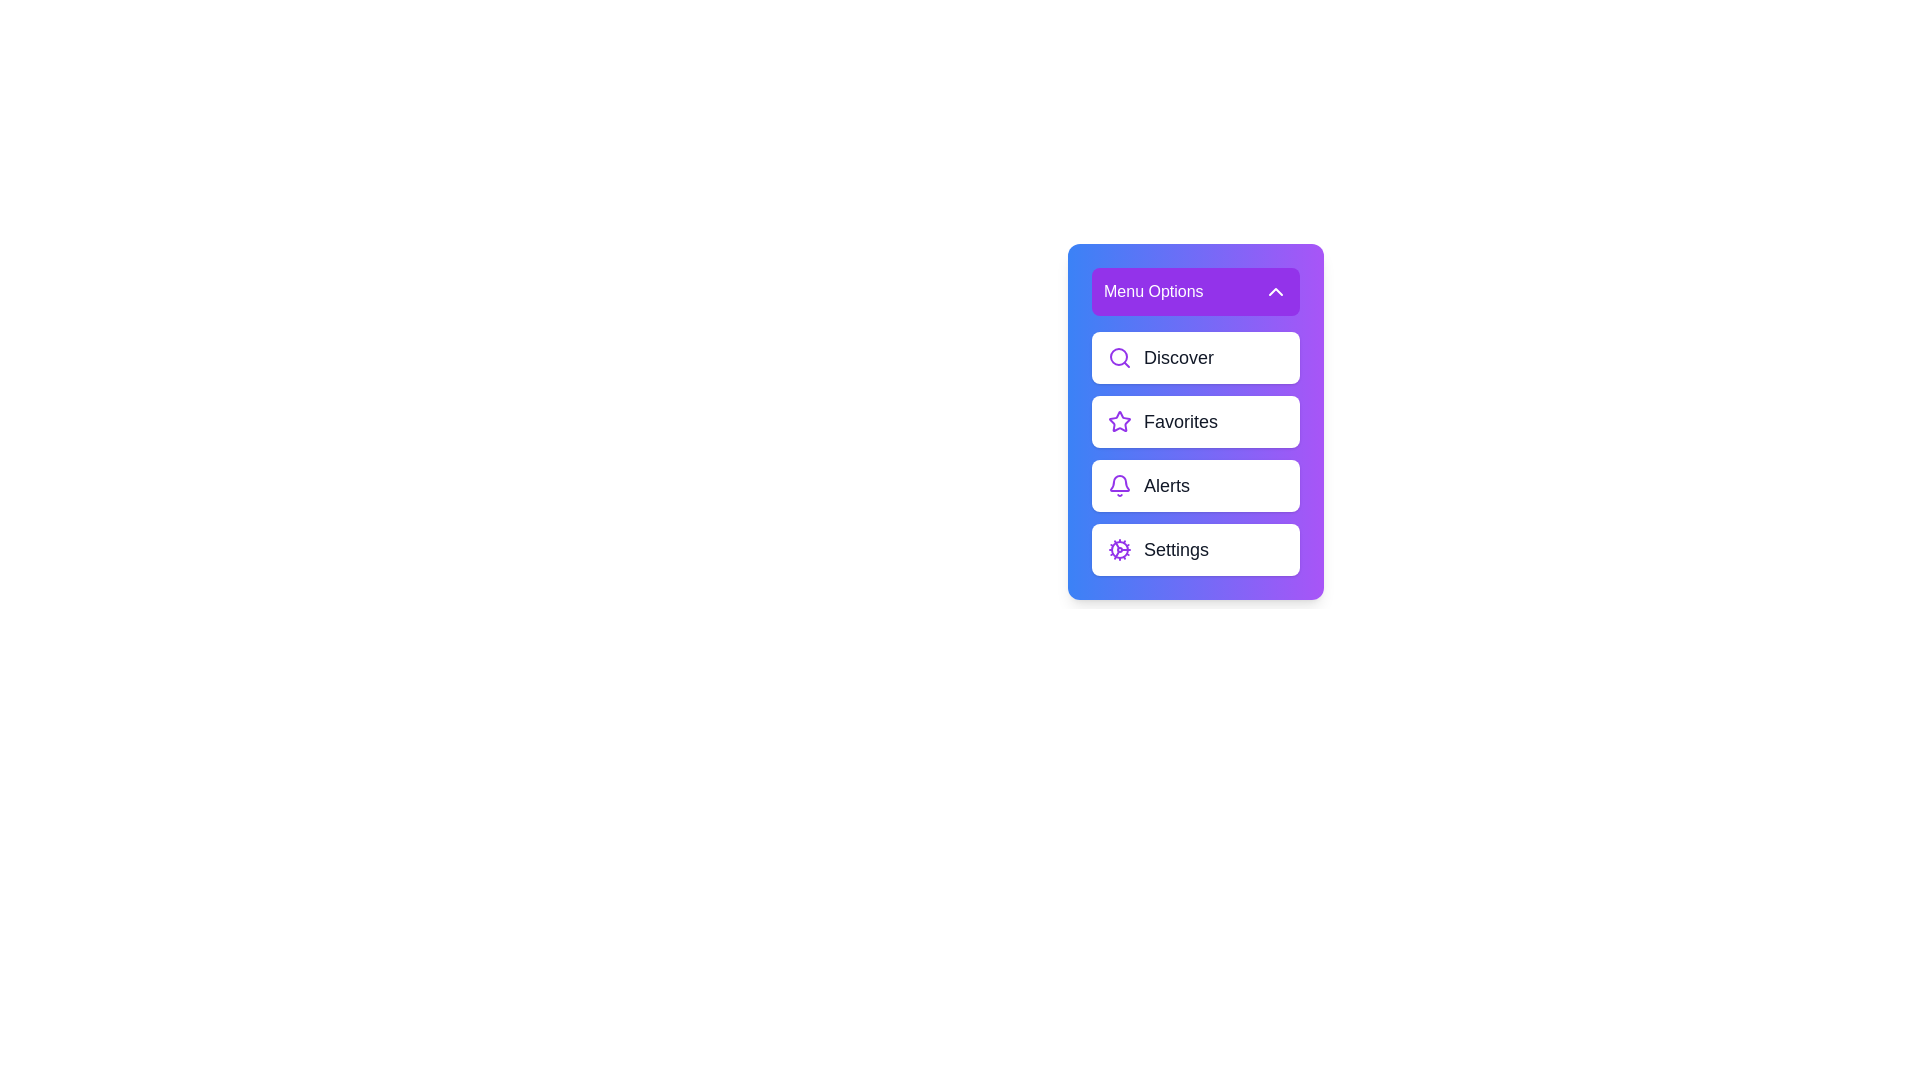 The image size is (1920, 1080). Describe the element at coordinates (1195, 357) in the screenshot. I see `the first list item labeled 'Discover', which features a purple magnifying glass icon and is located beneath the 'Menu Options' title` at that location.